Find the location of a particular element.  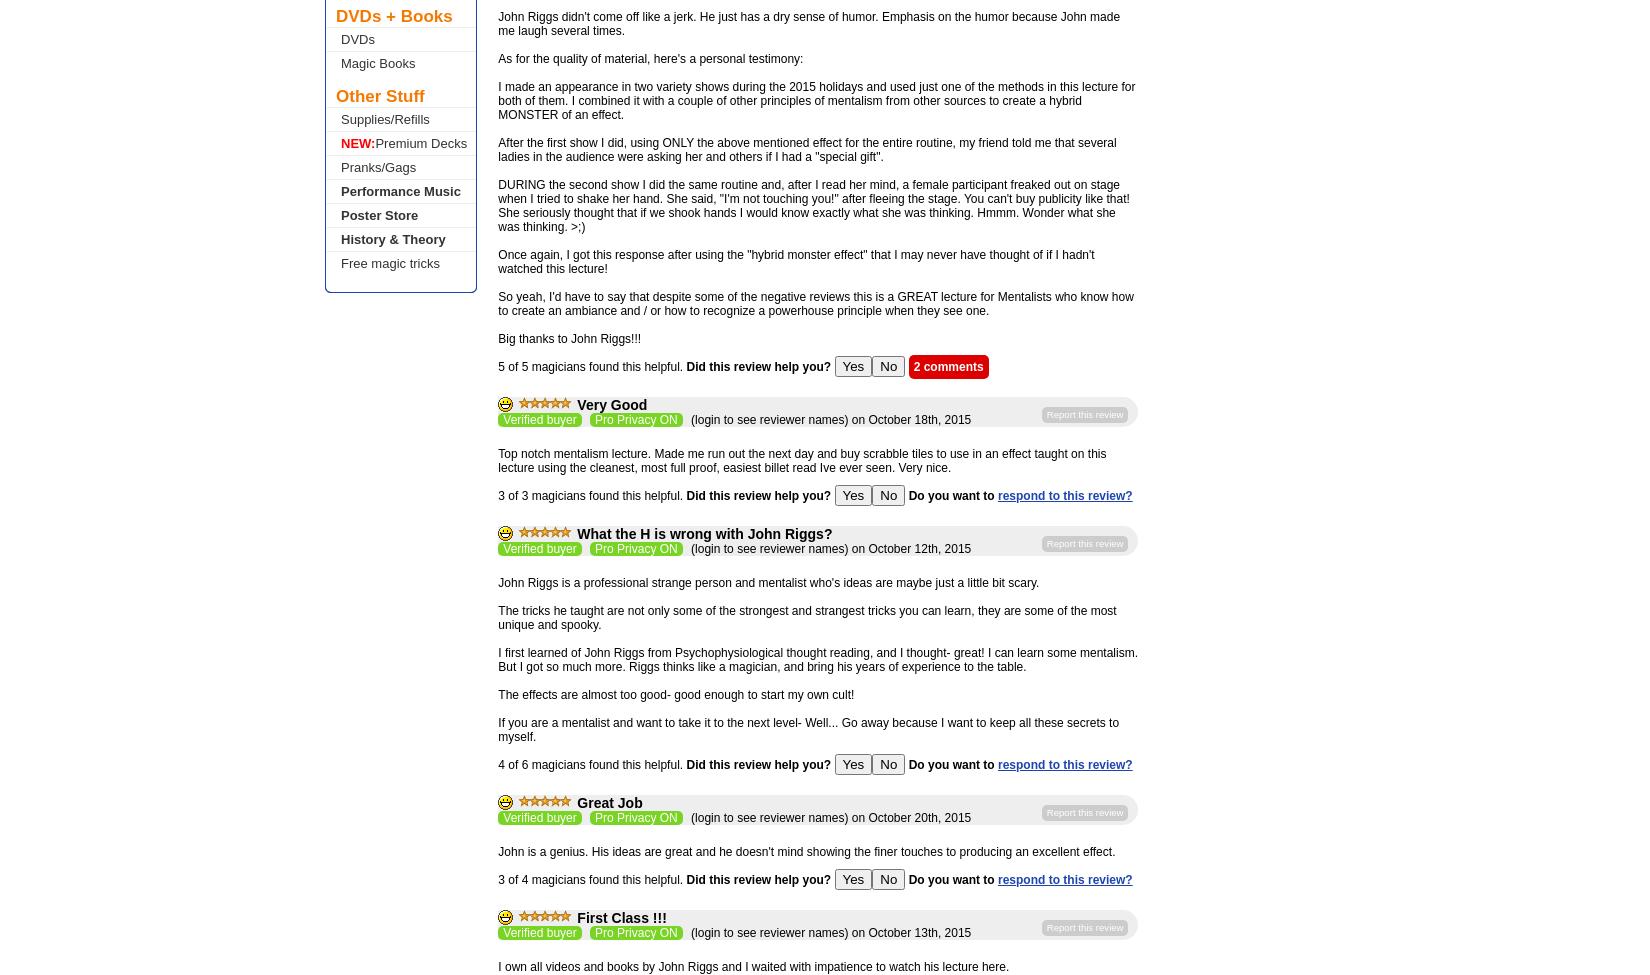

'3 of 3 magicians found this helpful.' is located at coordinates (496, 494).